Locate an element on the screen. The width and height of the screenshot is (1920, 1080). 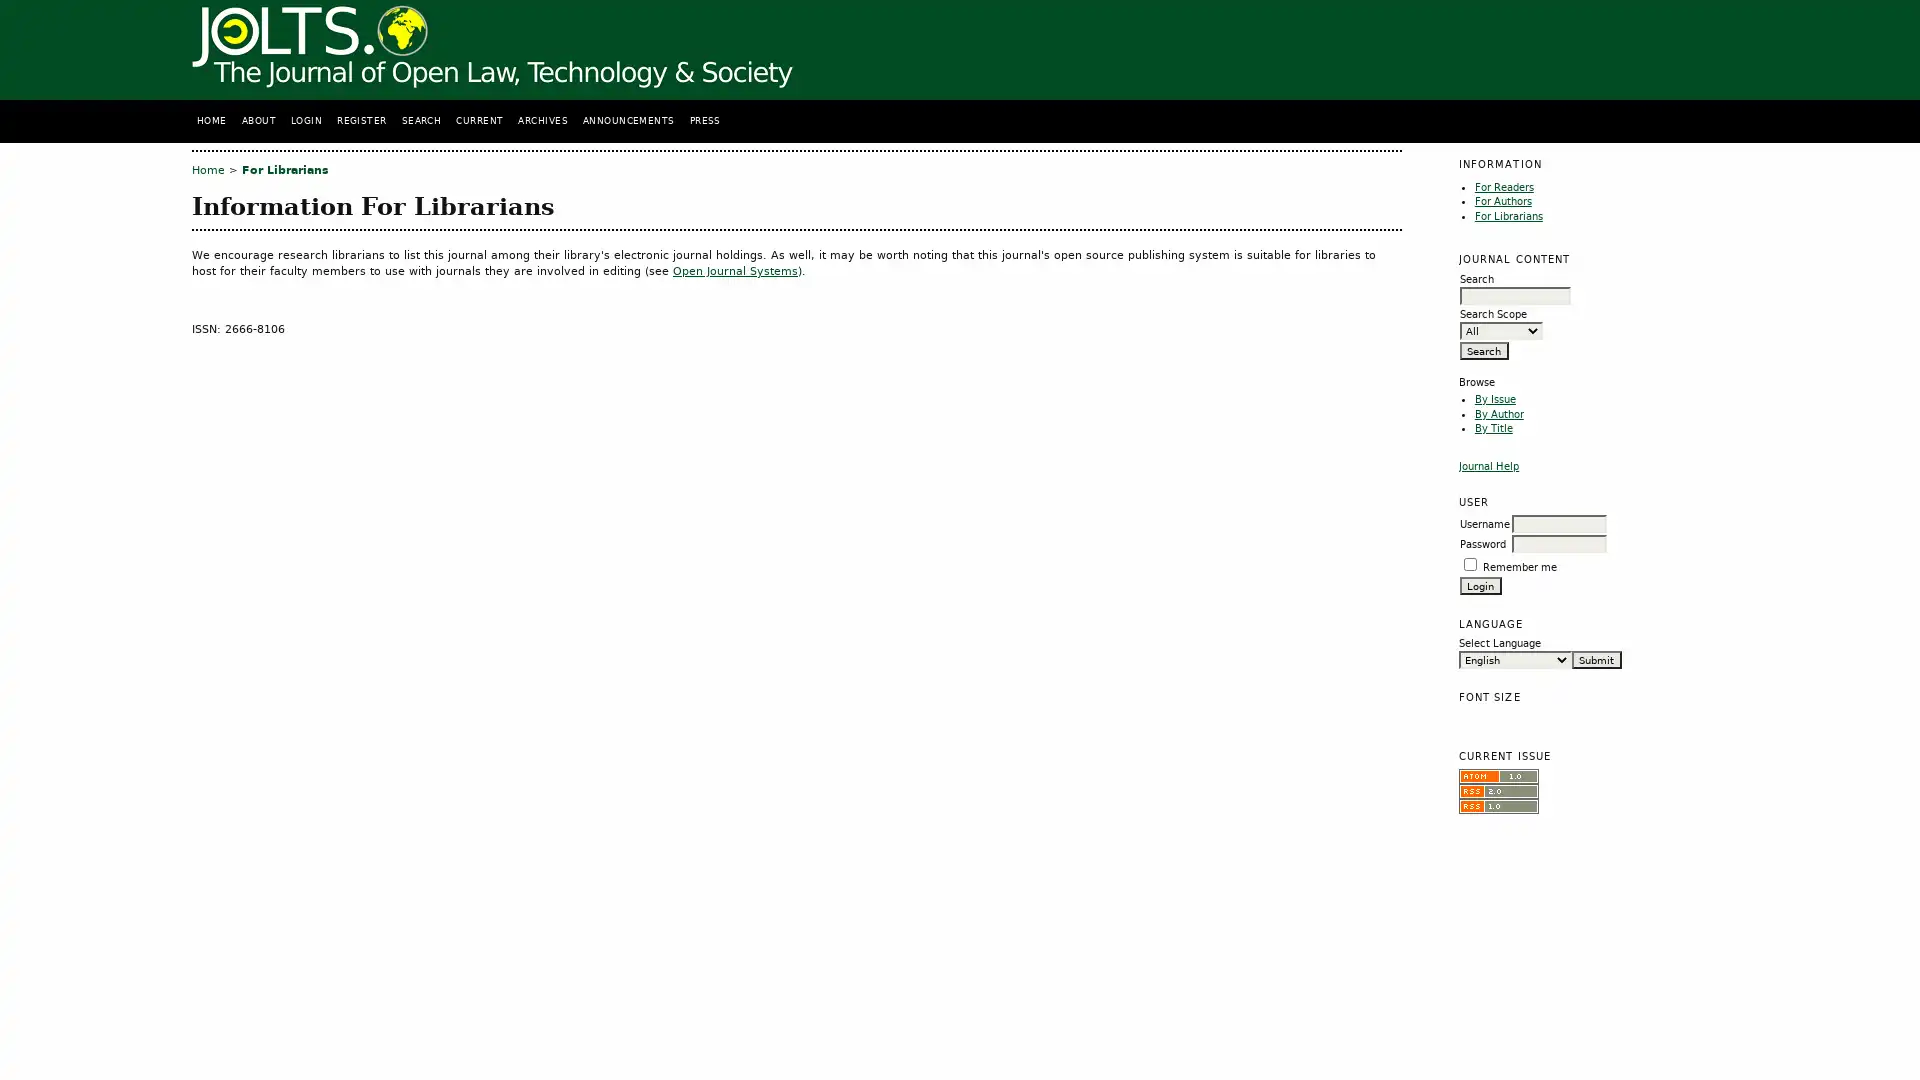
Login is located at coordinates (1480, 585).